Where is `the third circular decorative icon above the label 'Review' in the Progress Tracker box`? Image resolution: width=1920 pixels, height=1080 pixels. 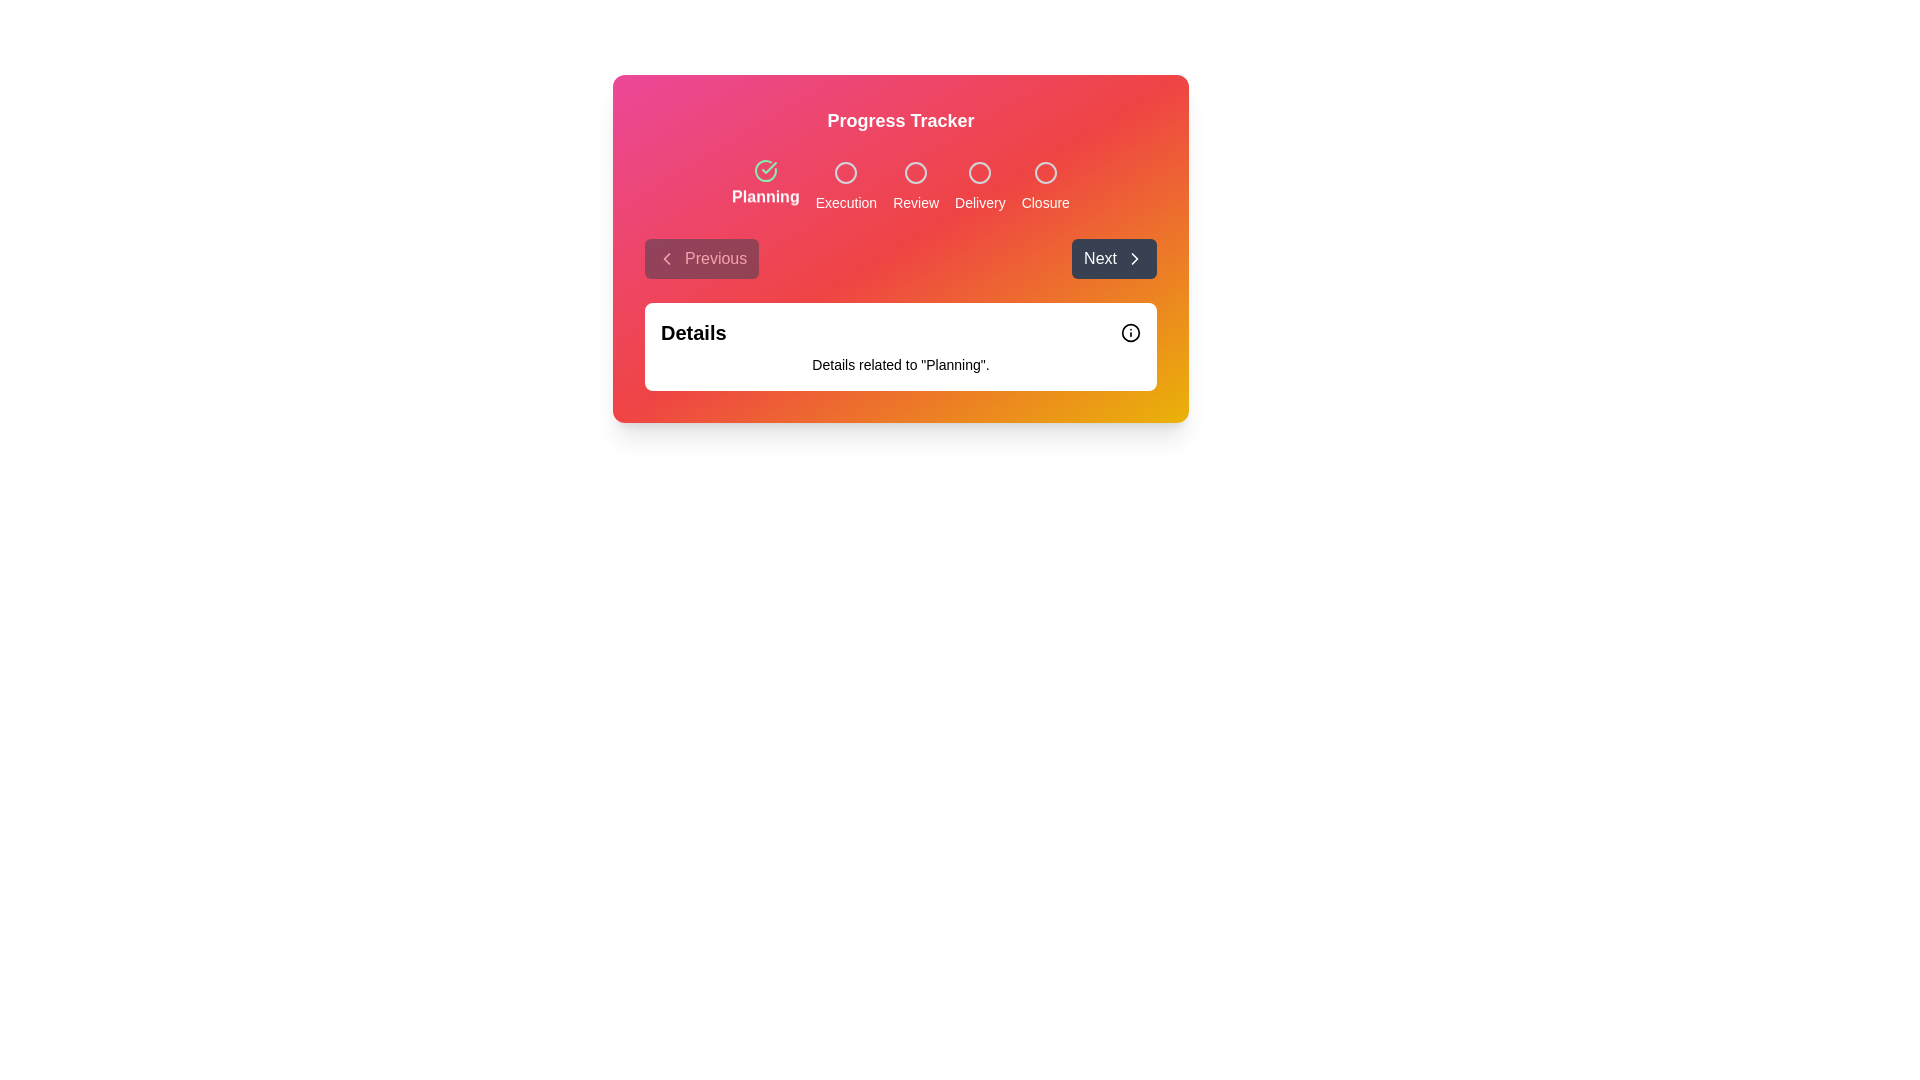 the third circular decorative icon above the label 'Review' in the Progress Tracker box is located at coordinates (915, 172).